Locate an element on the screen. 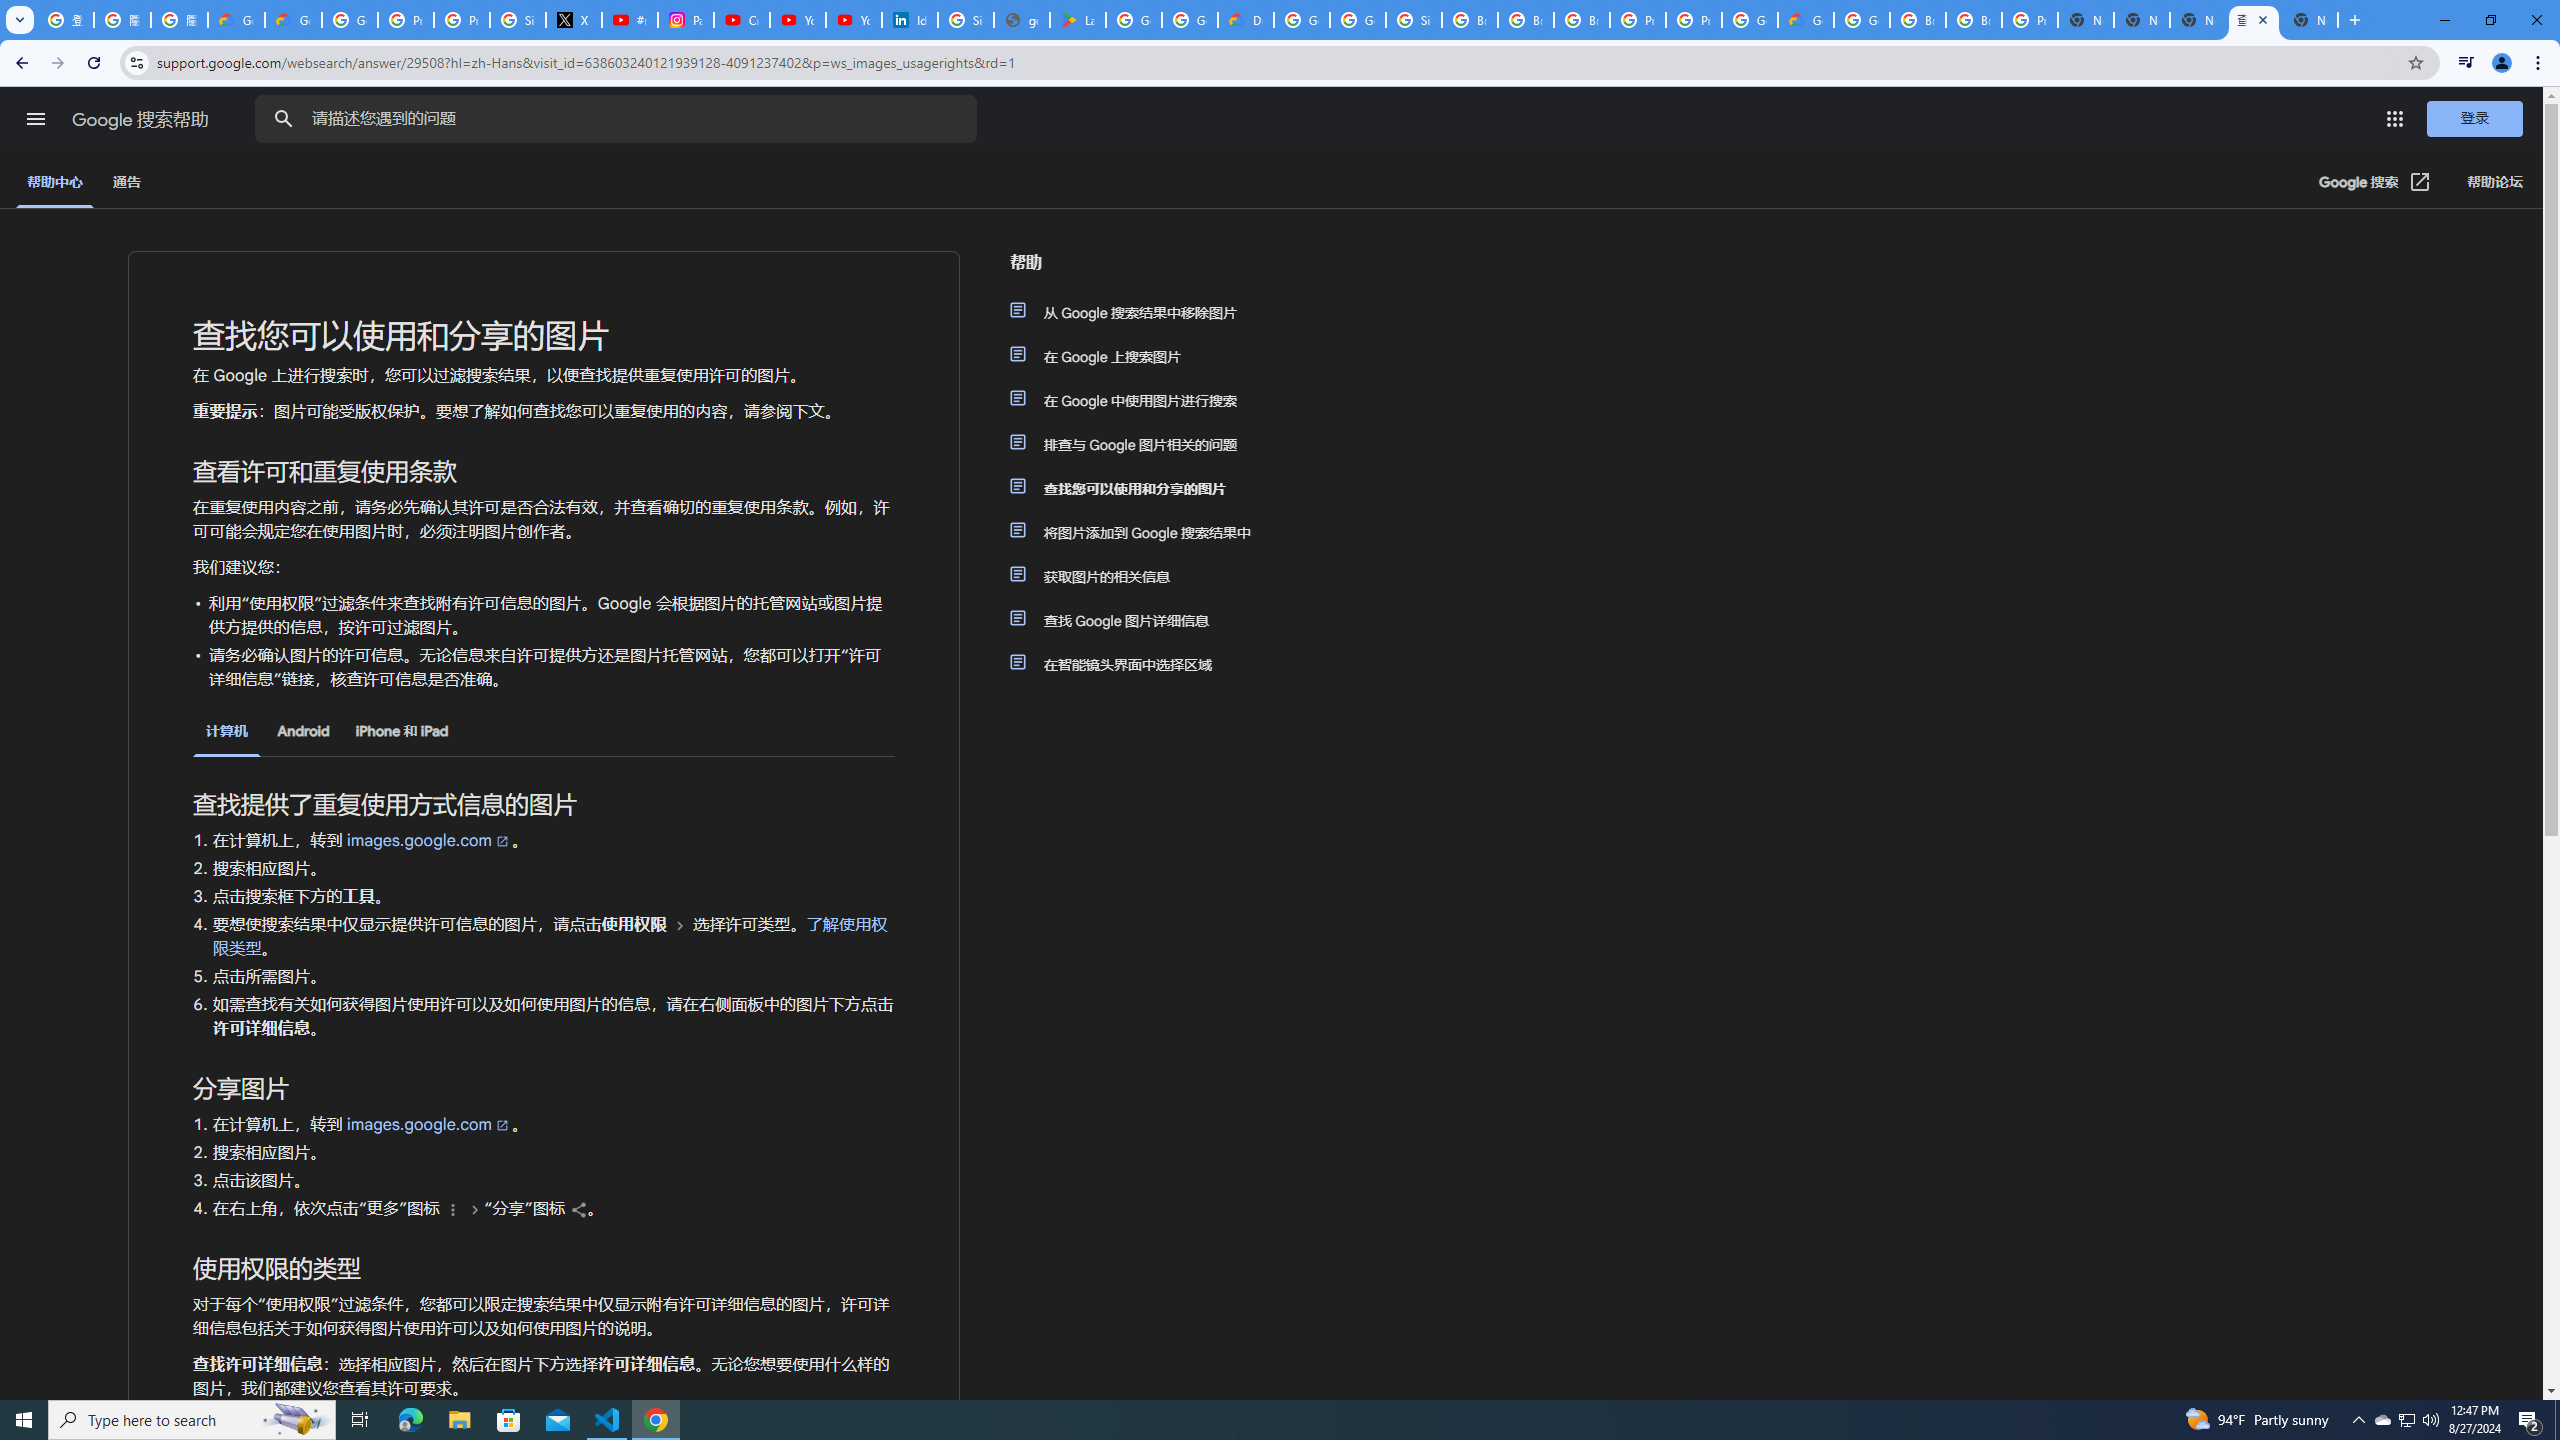 This screenshot has width=2560, height=1440. 'Google Workspace - Specific Terms' is located at coordinates (1189, 19).